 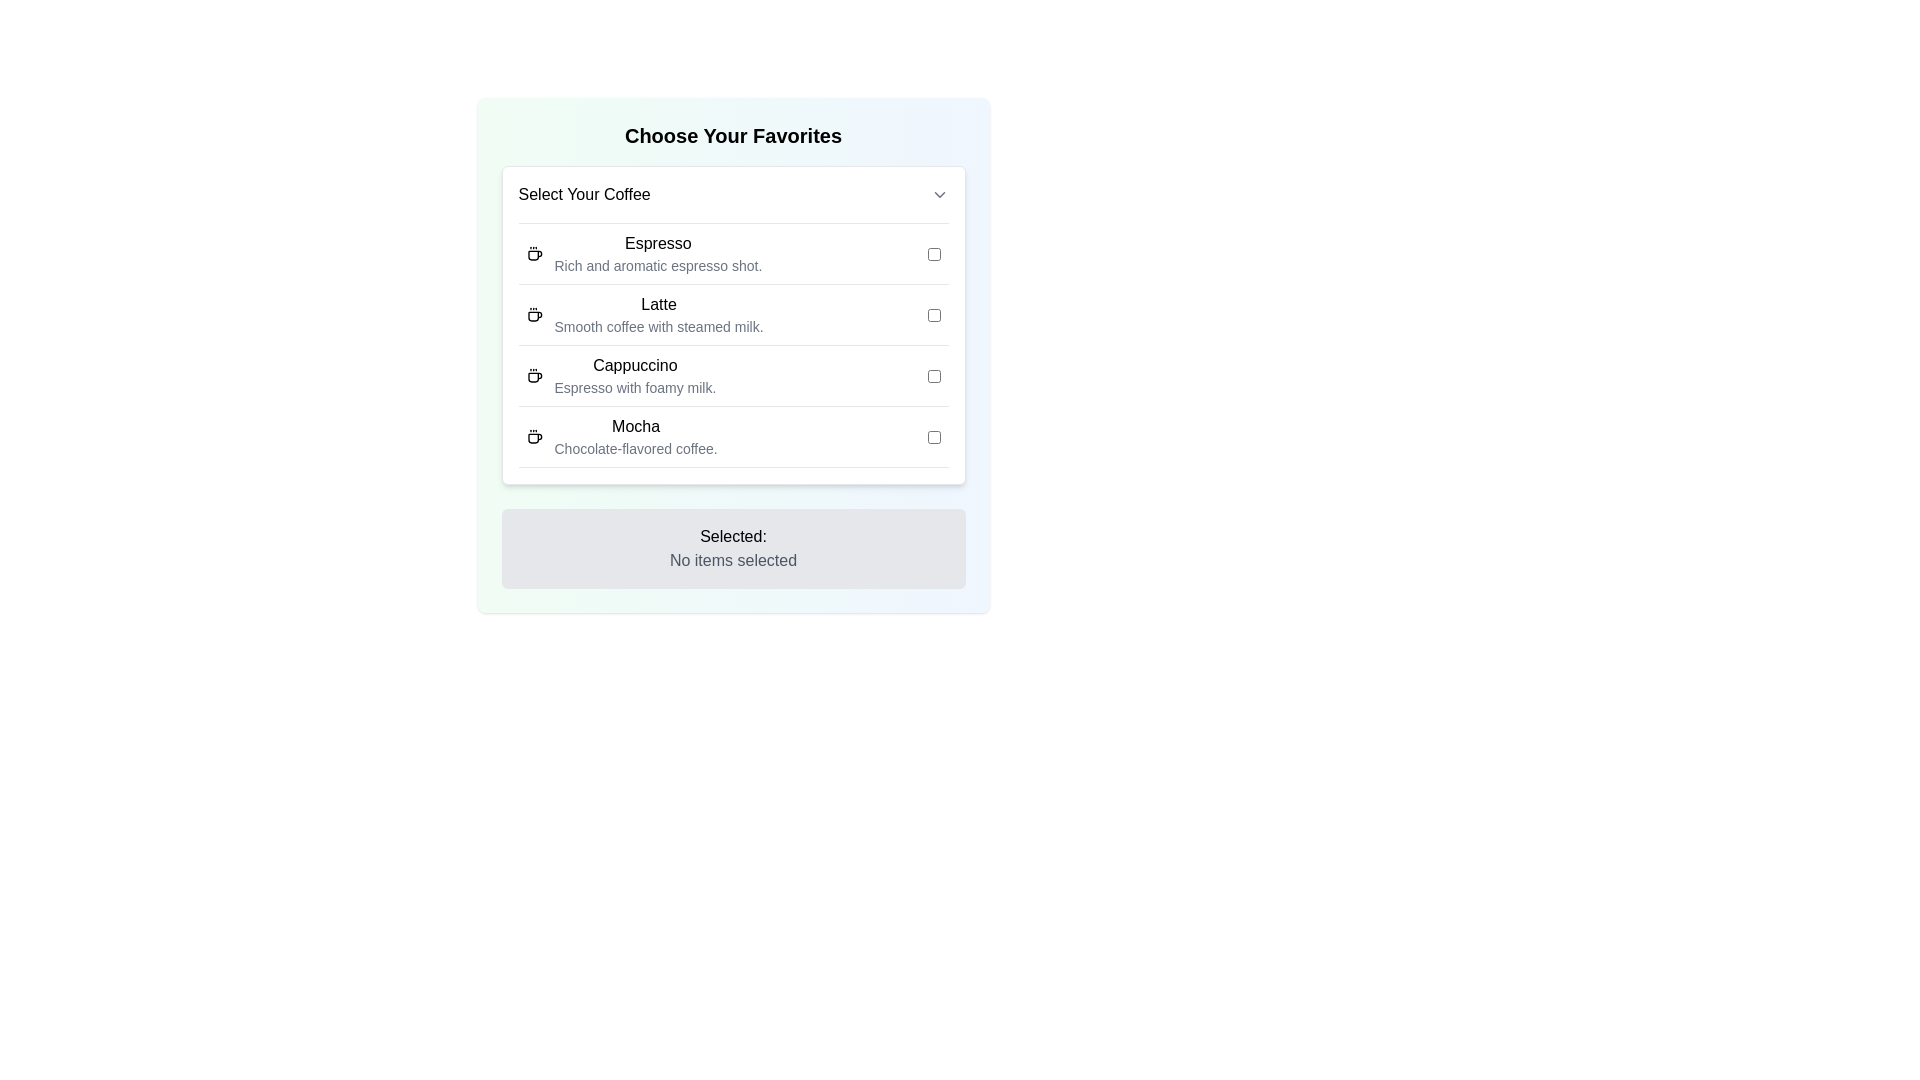 I want to click on the checkbox next to the text 'Latte', so click(x=933, y=315).